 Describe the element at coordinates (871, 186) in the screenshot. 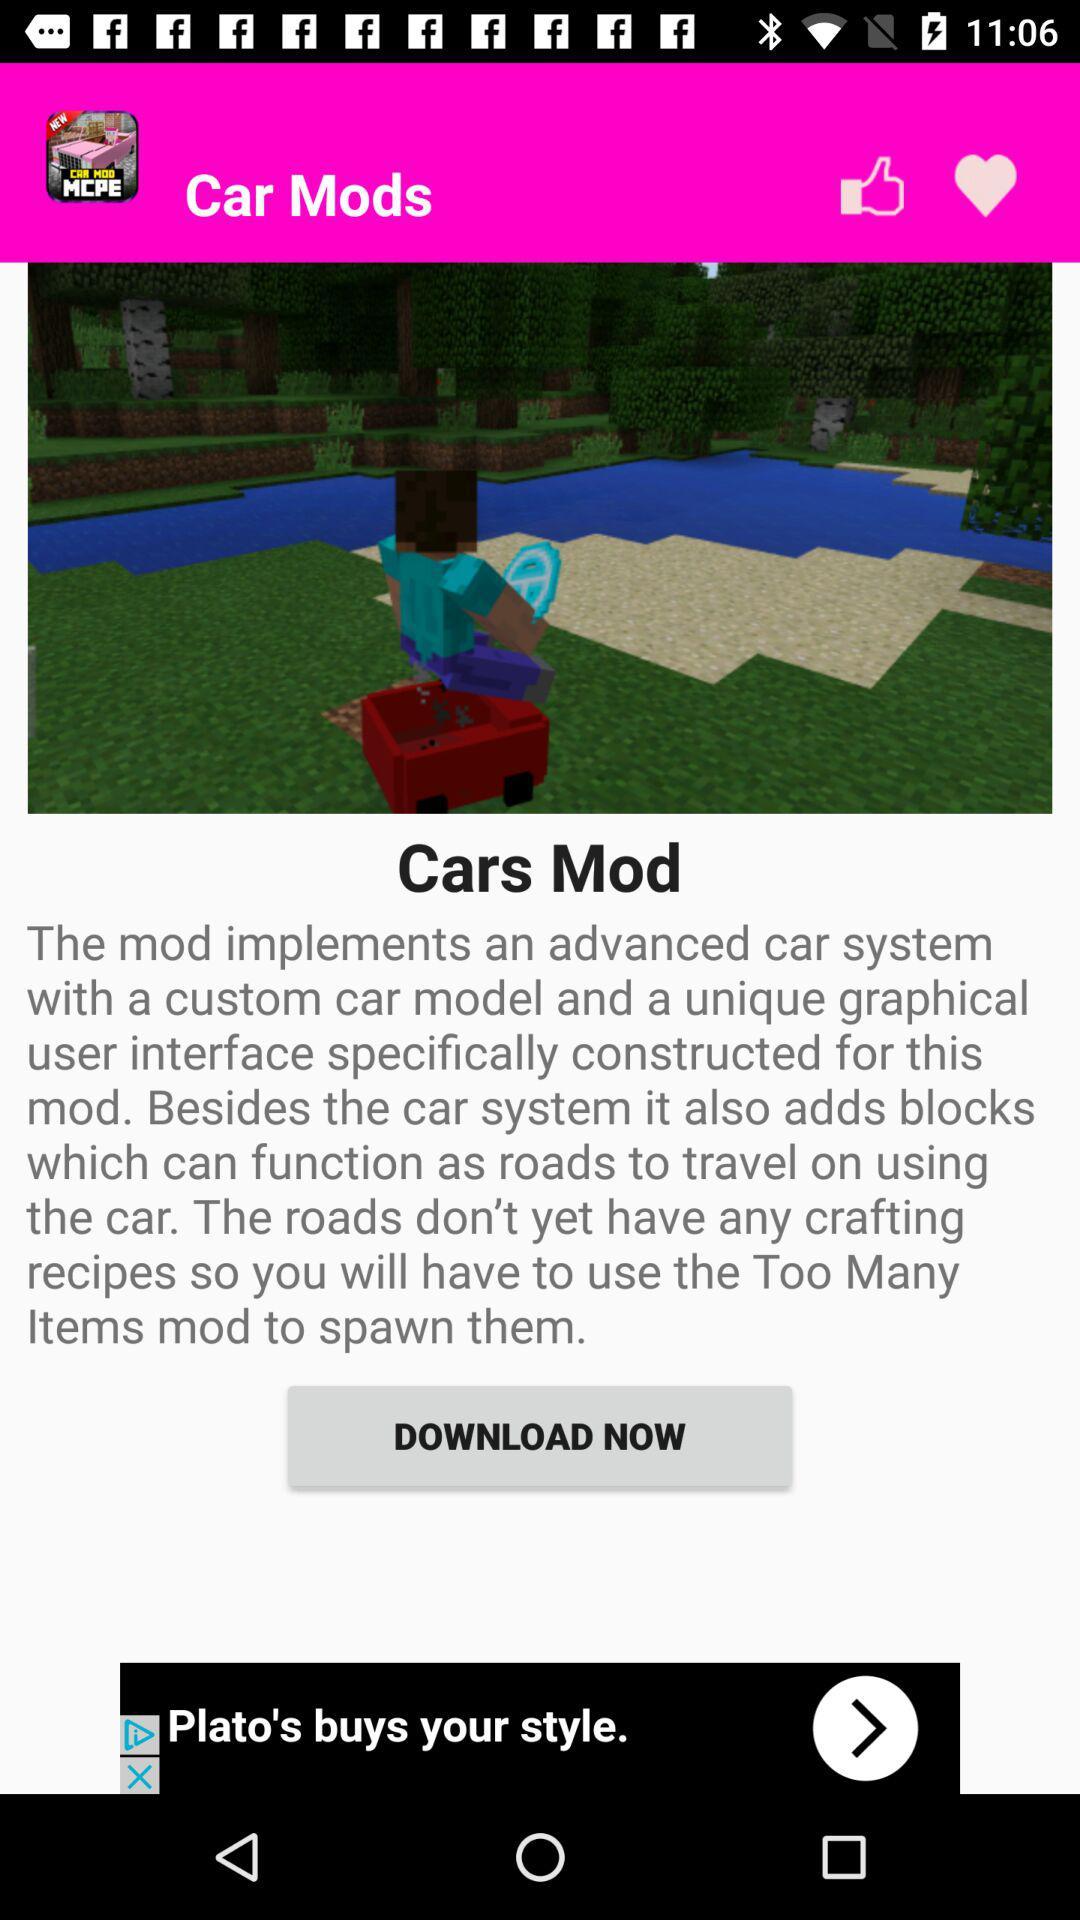

I see `the thumbs_up icon` at that location.